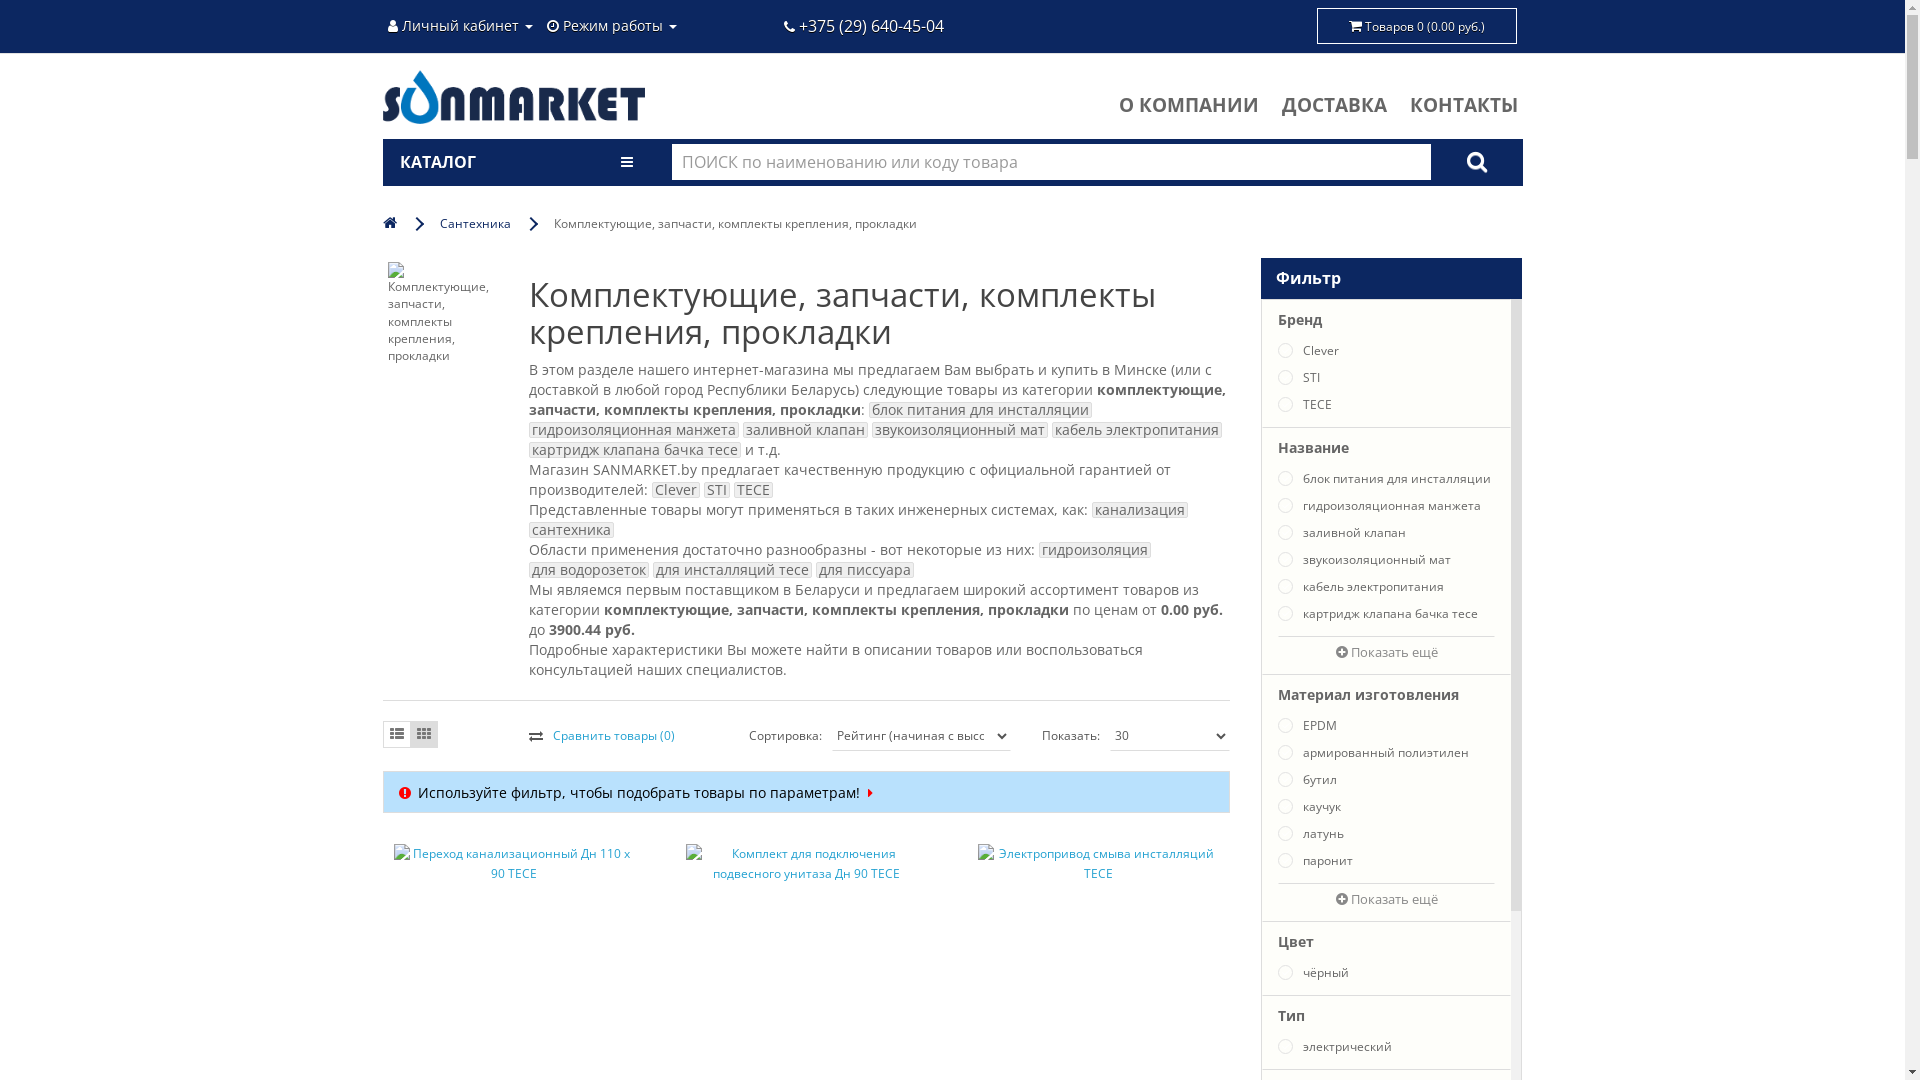  I want to click on 'SANMARKET.BY', so click(513, 96).